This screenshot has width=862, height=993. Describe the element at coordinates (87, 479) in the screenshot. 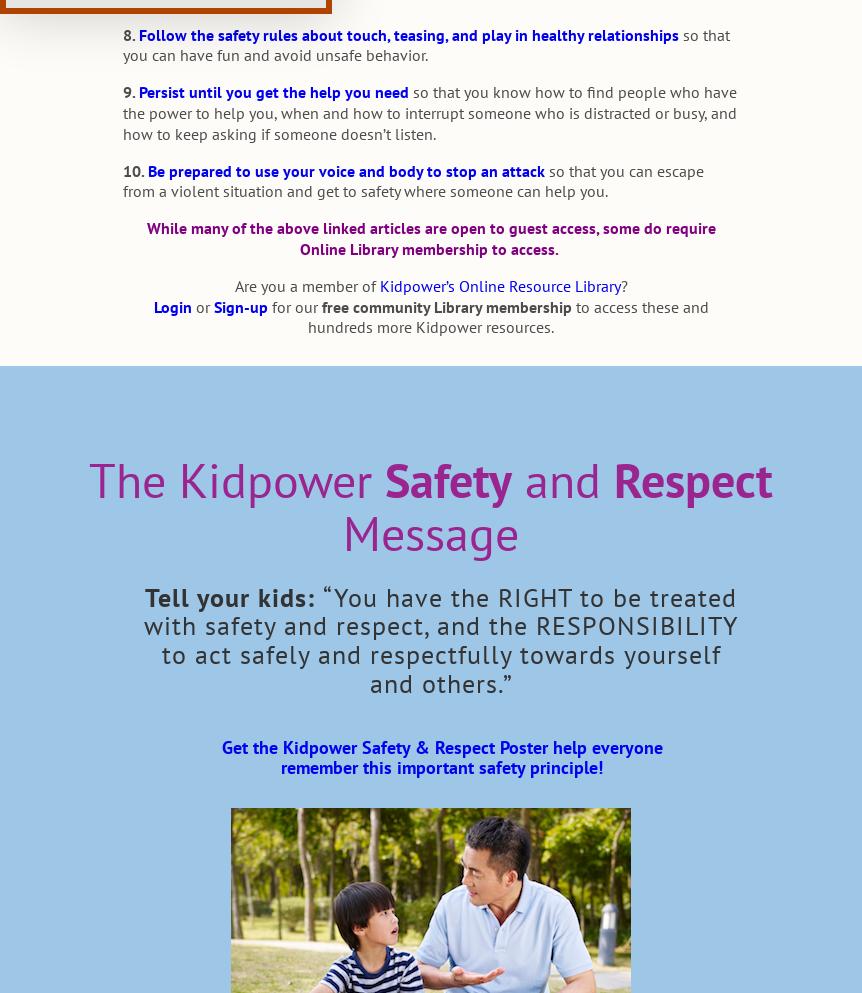

I see `'The Kidpower'` at that location.